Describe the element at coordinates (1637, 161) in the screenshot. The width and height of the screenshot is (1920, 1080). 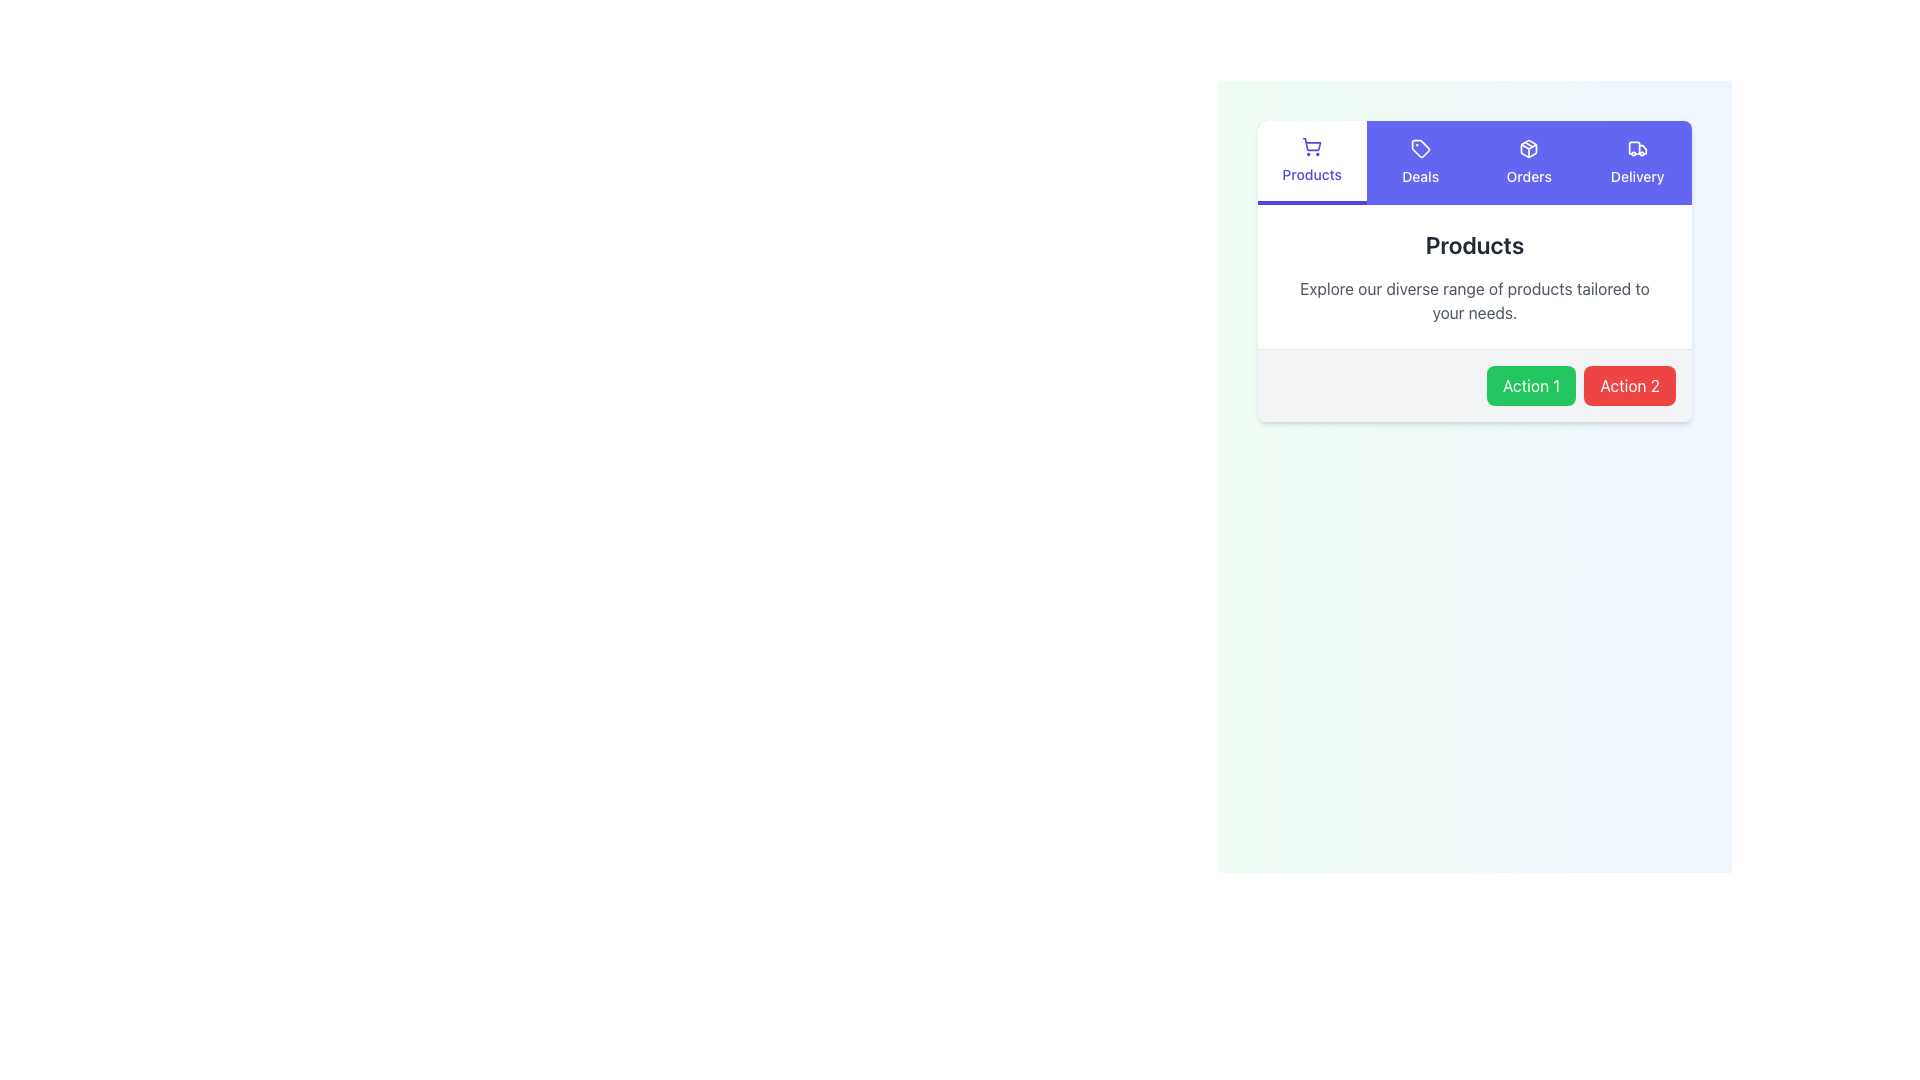
I see `the 'Delivery' Tab Button, which has a purple background, a truck icon, and is the fourth button in the row of tab buttons` at that location.